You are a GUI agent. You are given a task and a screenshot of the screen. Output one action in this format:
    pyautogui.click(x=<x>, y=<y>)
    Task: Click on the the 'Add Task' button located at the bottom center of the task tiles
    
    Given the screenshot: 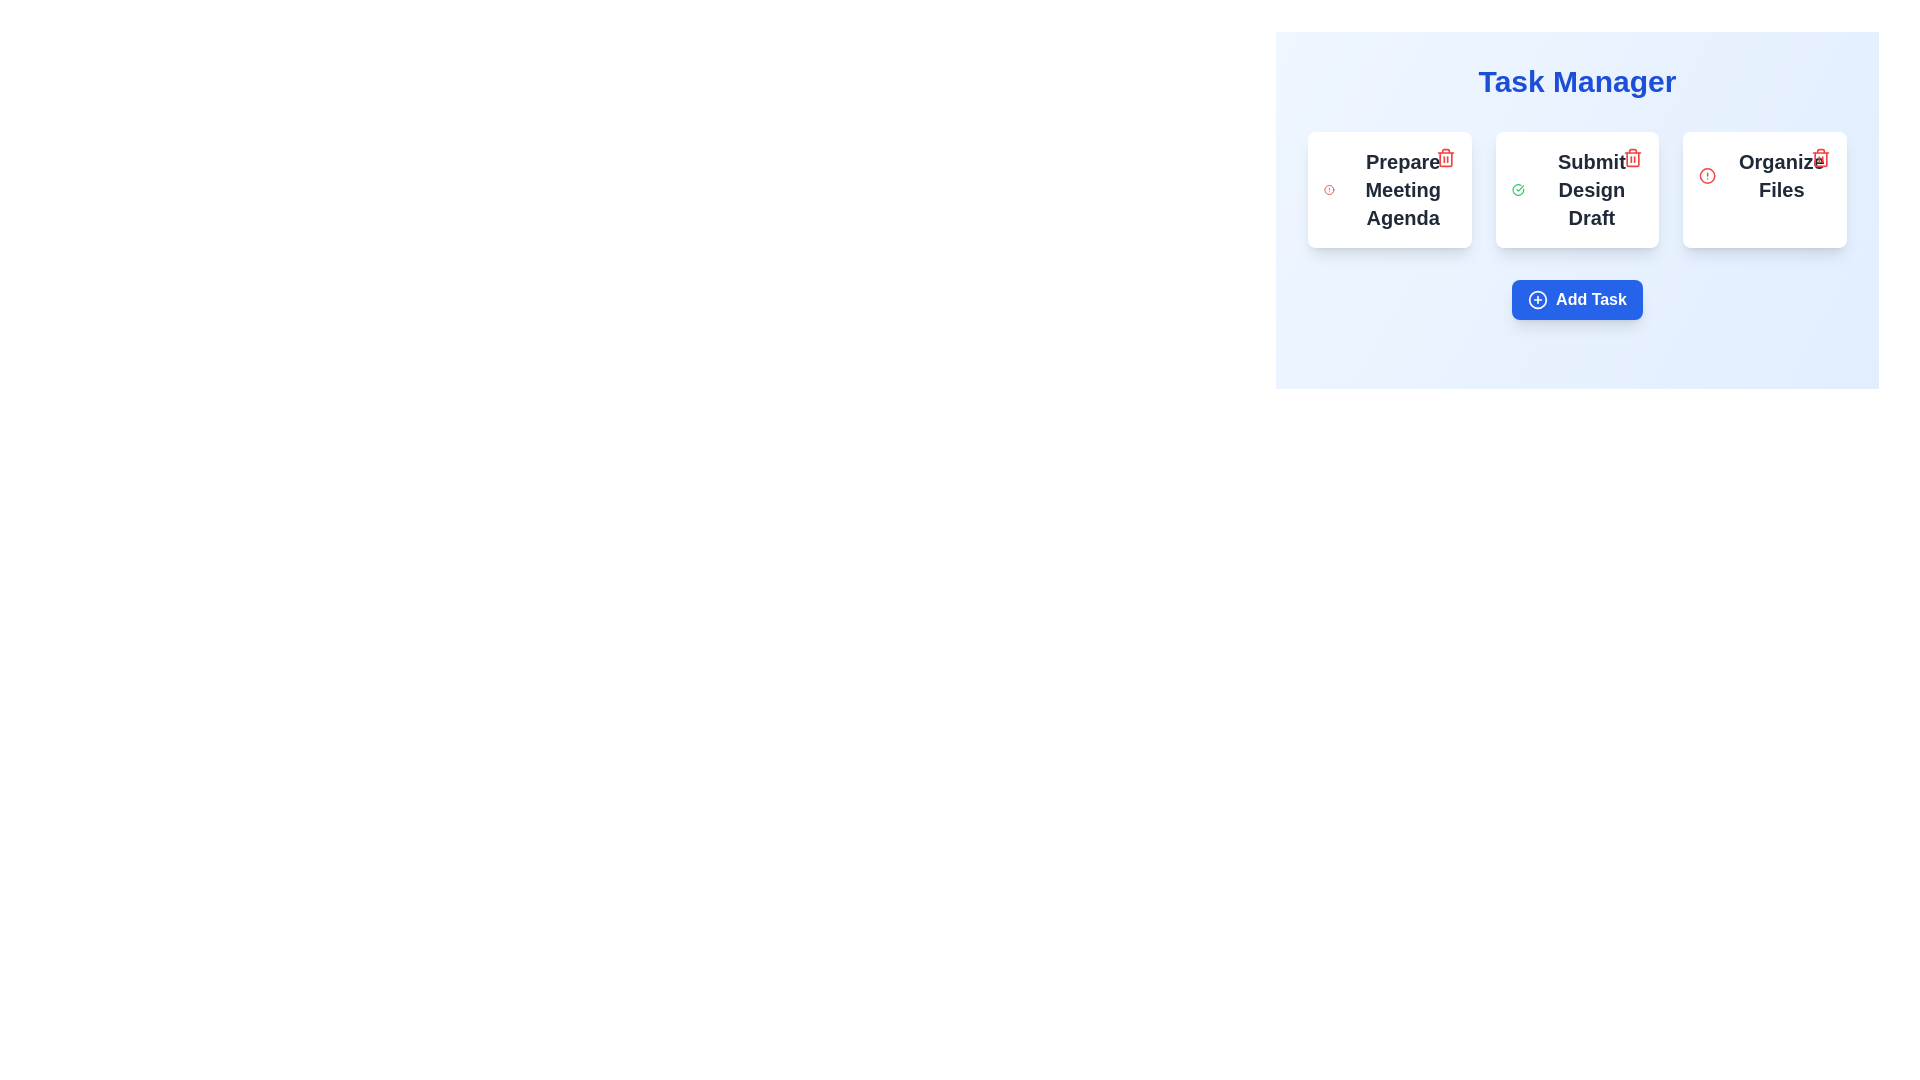 What is the action you would take?
    pyautogui.click(x=1576, y=300)
    